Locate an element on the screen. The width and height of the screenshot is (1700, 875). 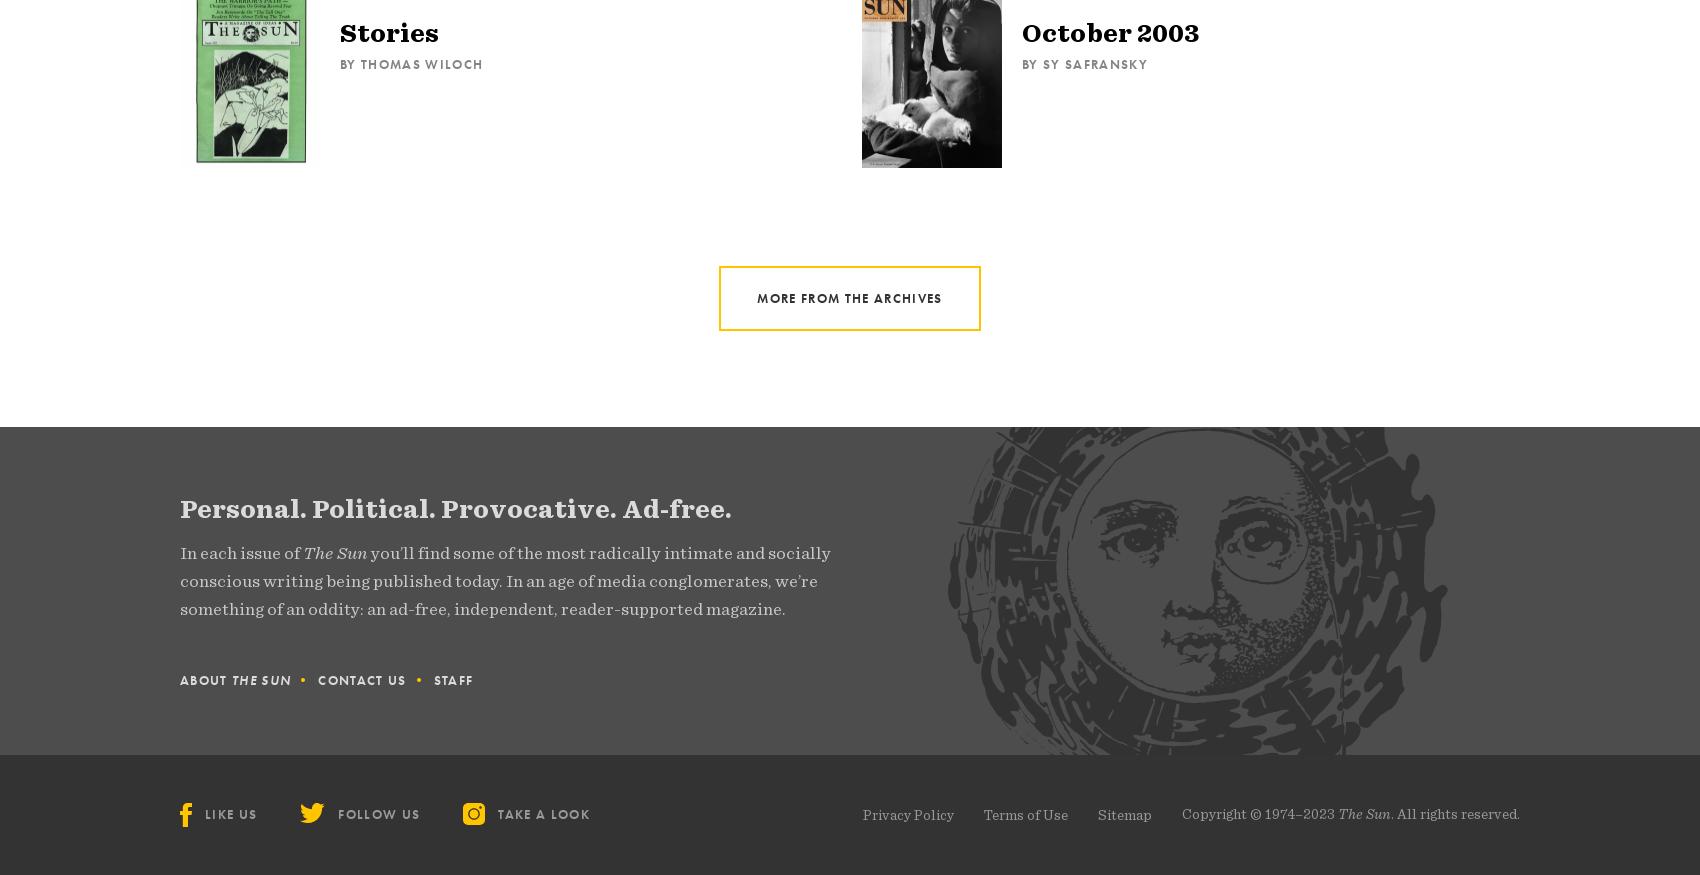
'Like us' is located at coordinates (231, 814).